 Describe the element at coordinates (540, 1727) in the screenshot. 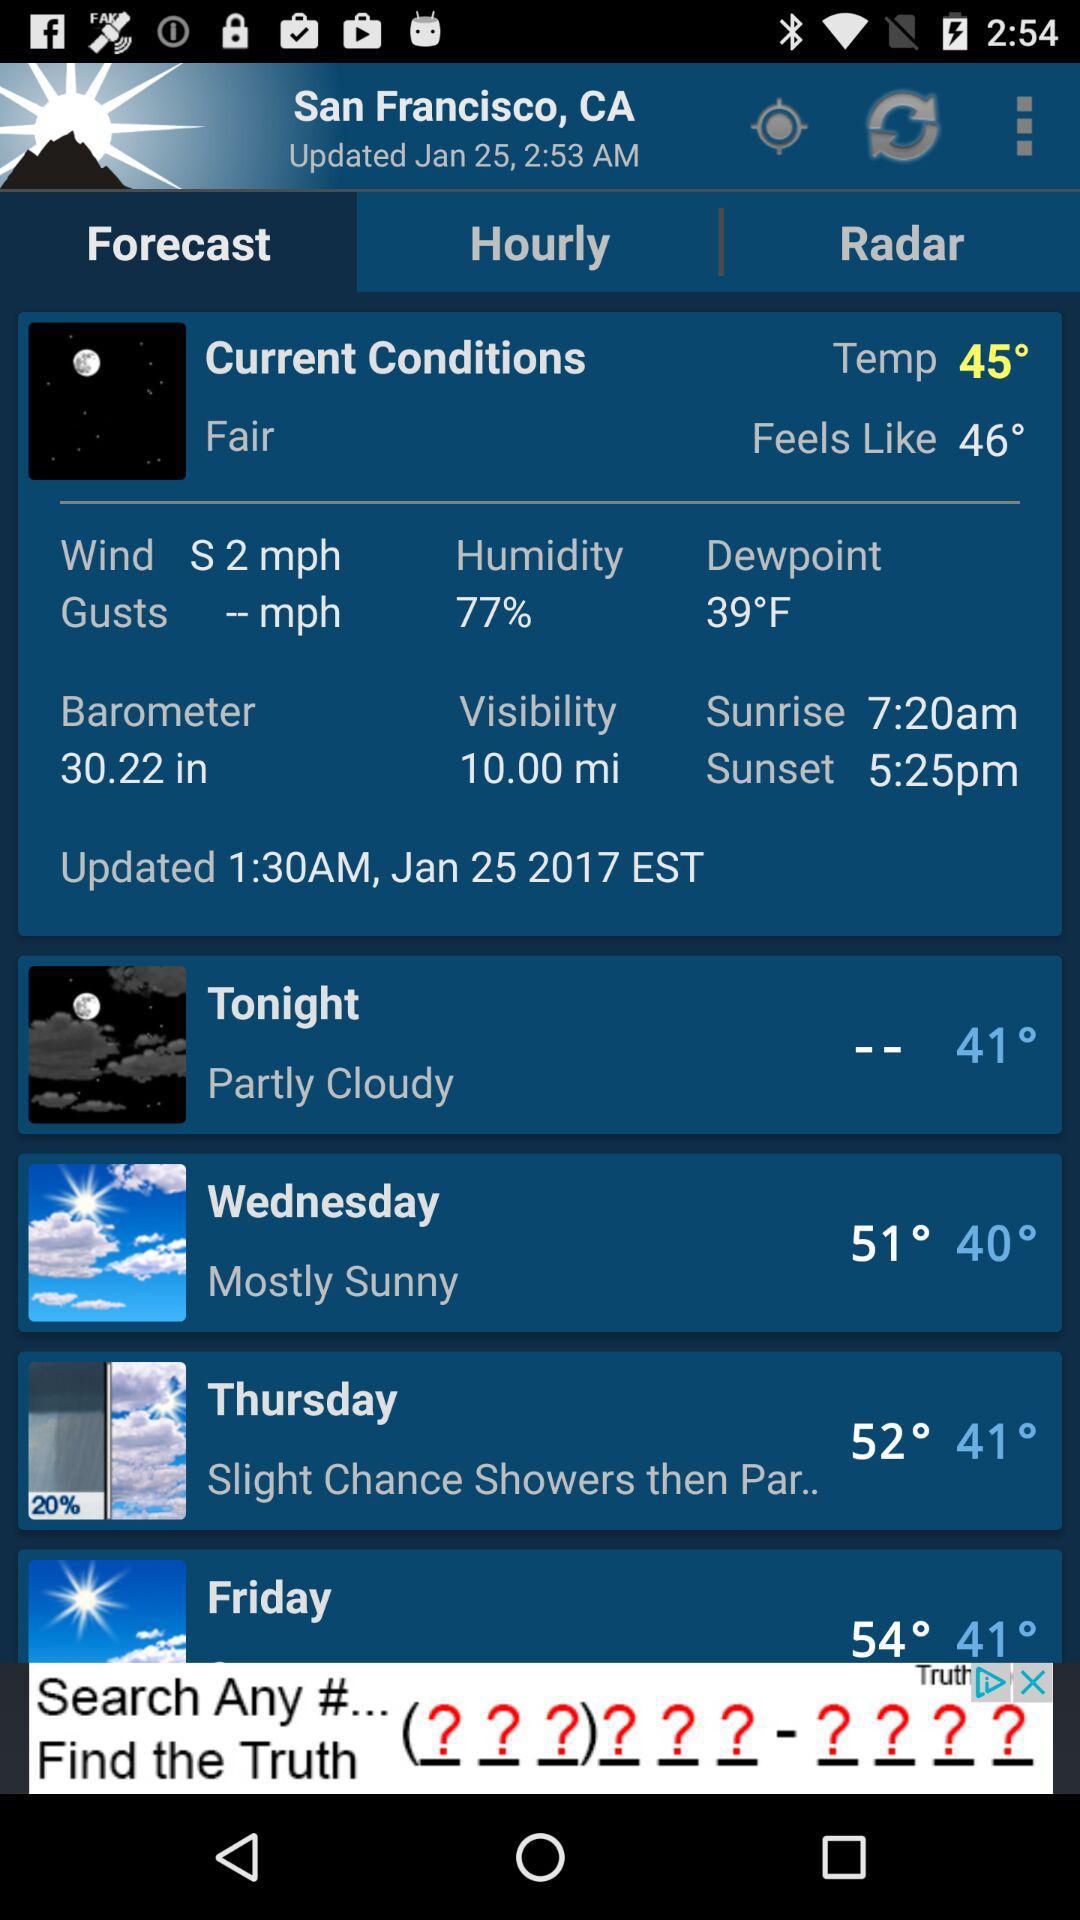

I see `search button` at that location.